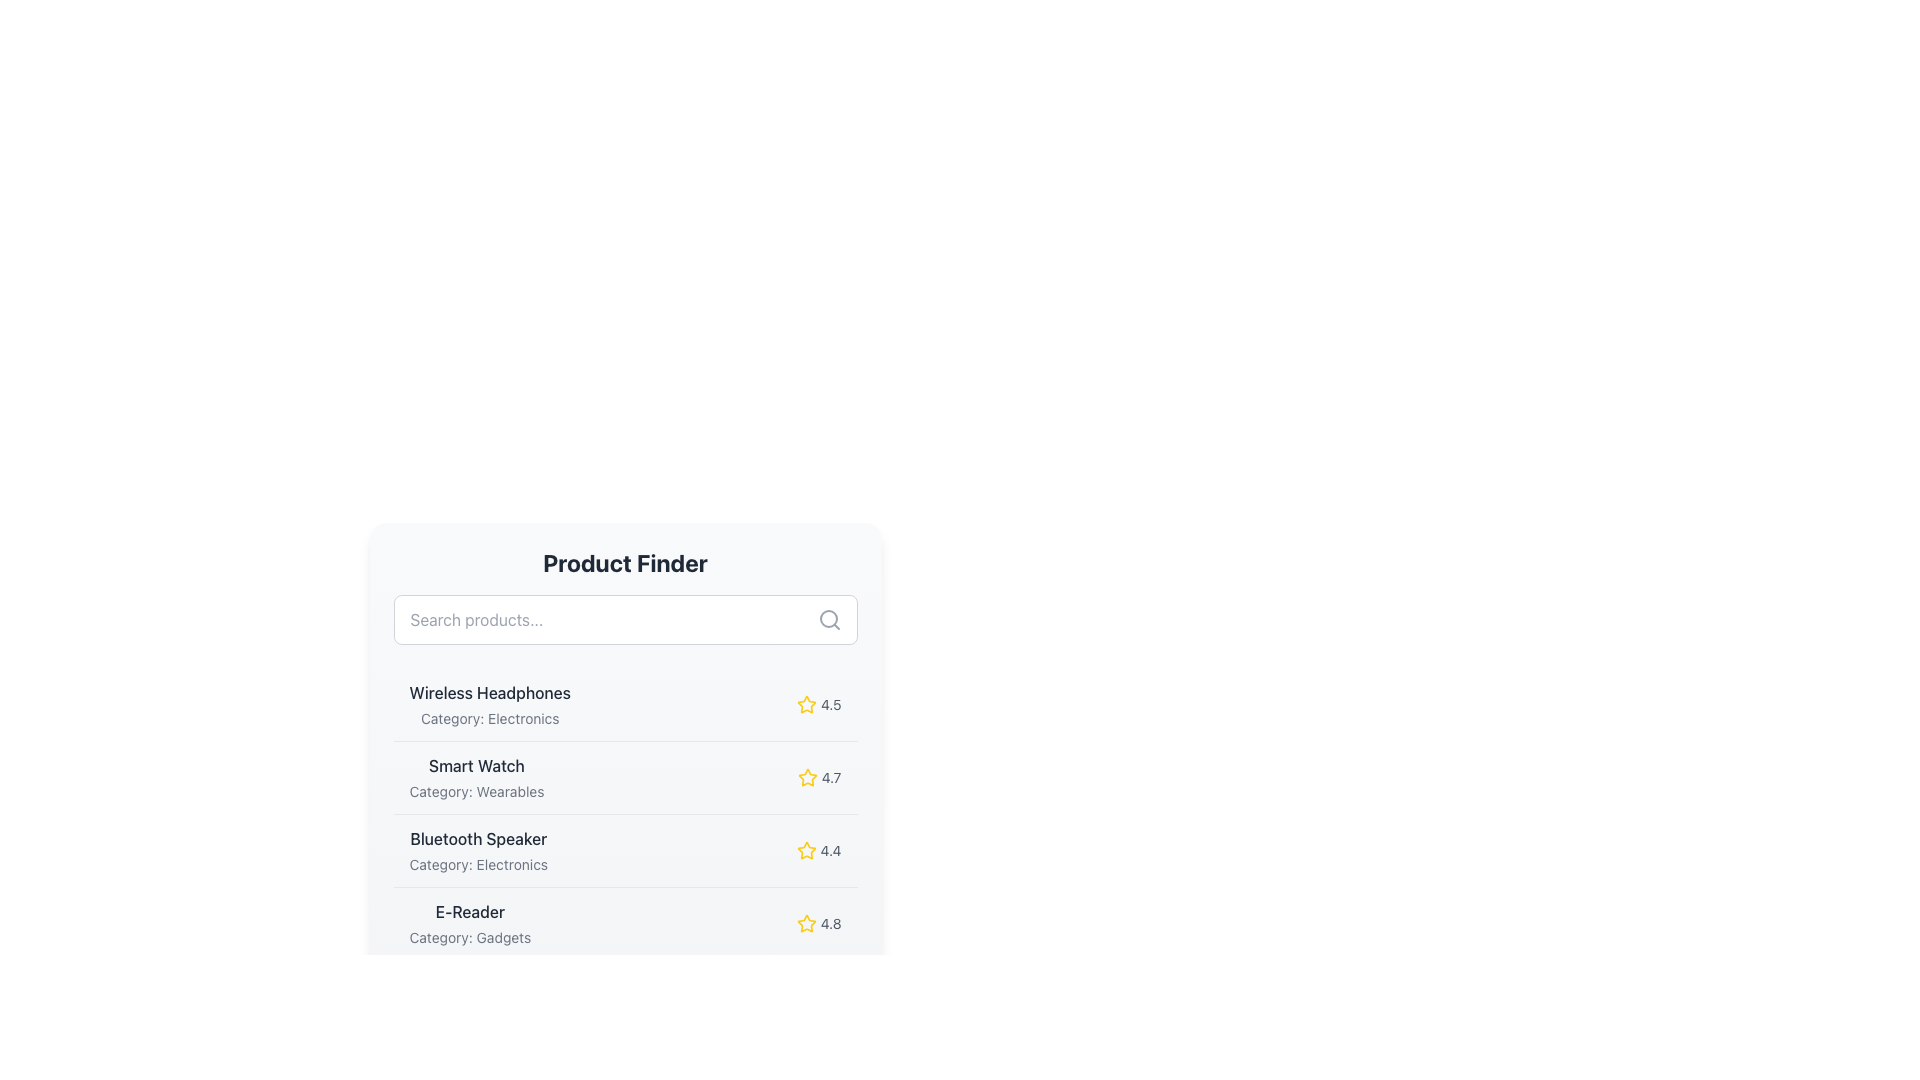 This screenshot has width=1920, height=1080. What do you see at coordinates (831, 851) in the screenshot?
I see `the text element that communicates the product rating value, located to the right of the yellow star icon in the rating information section of the 'Bluetooth Speaker' item` at bounding box center [831, 851].